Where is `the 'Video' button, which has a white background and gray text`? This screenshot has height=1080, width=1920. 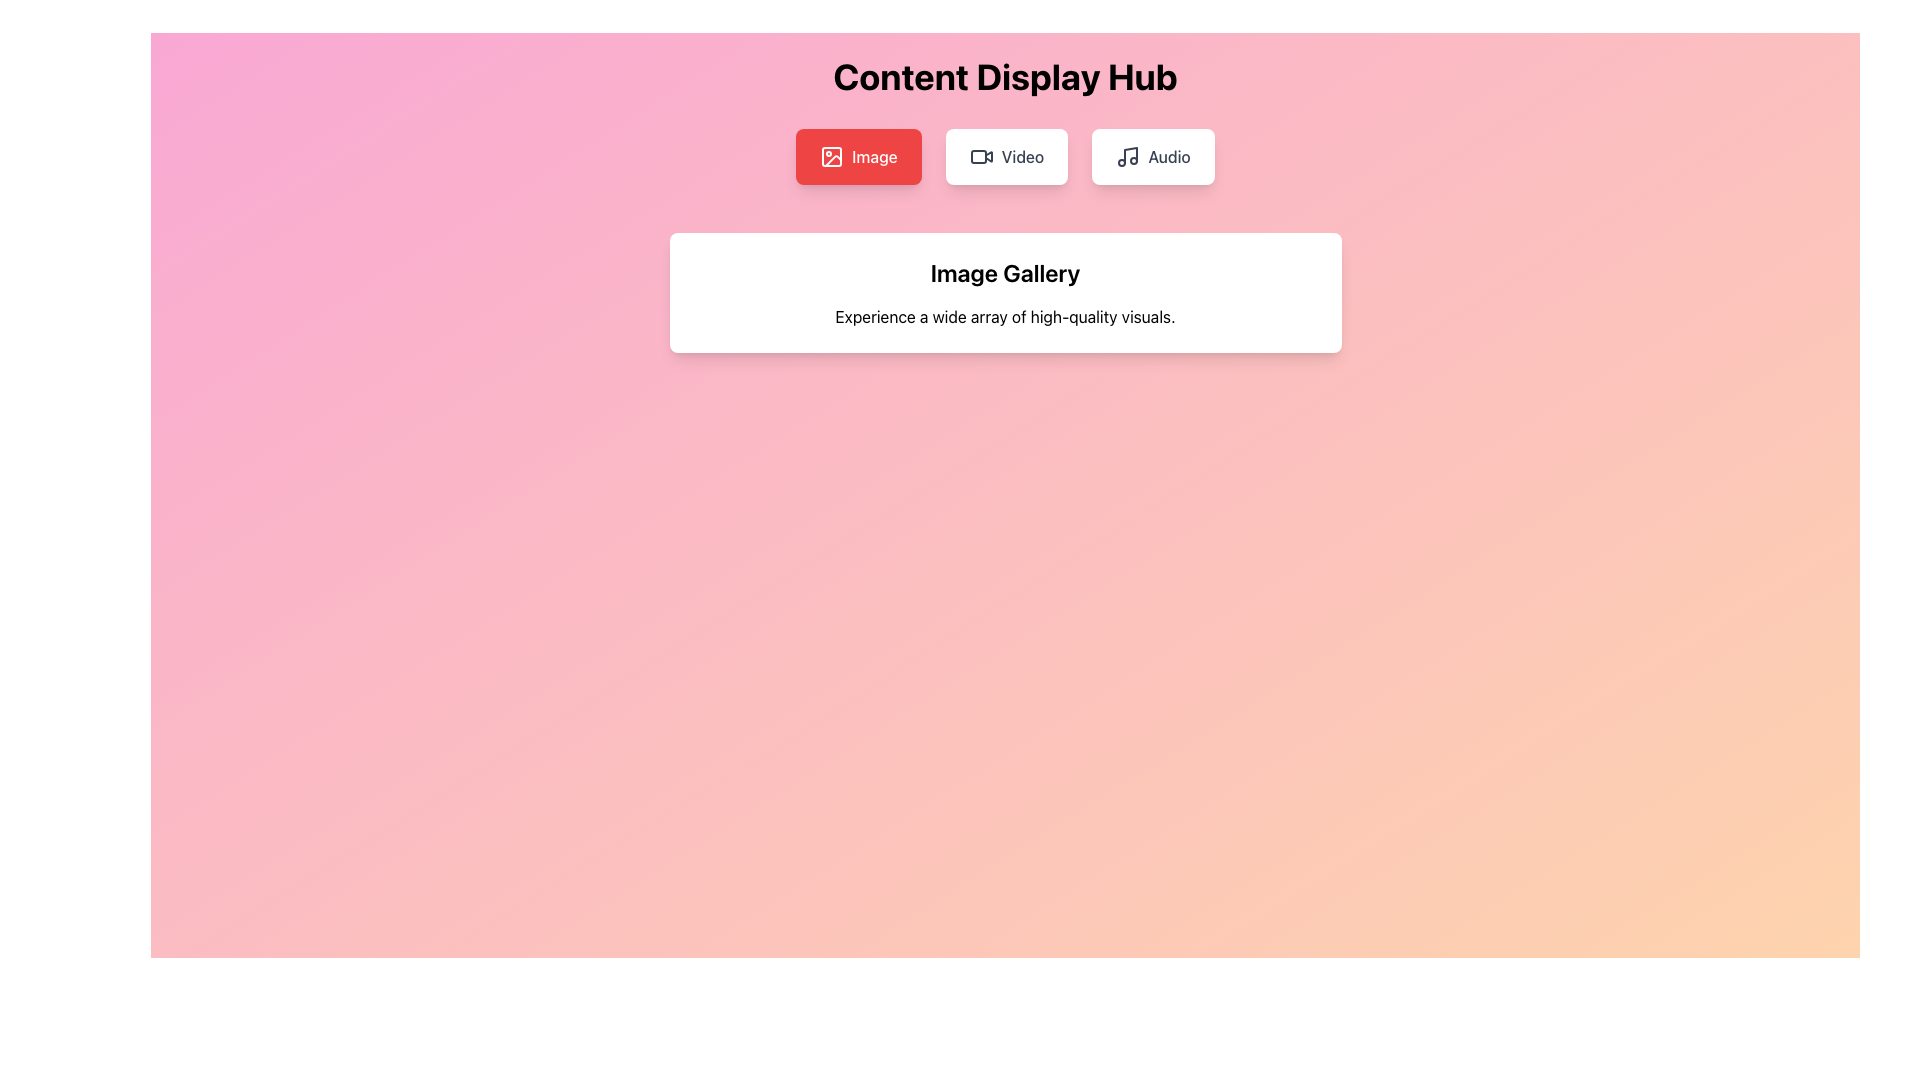
the 'Video' button, which has a white background and gray text is located at coordinates (1007, 156).